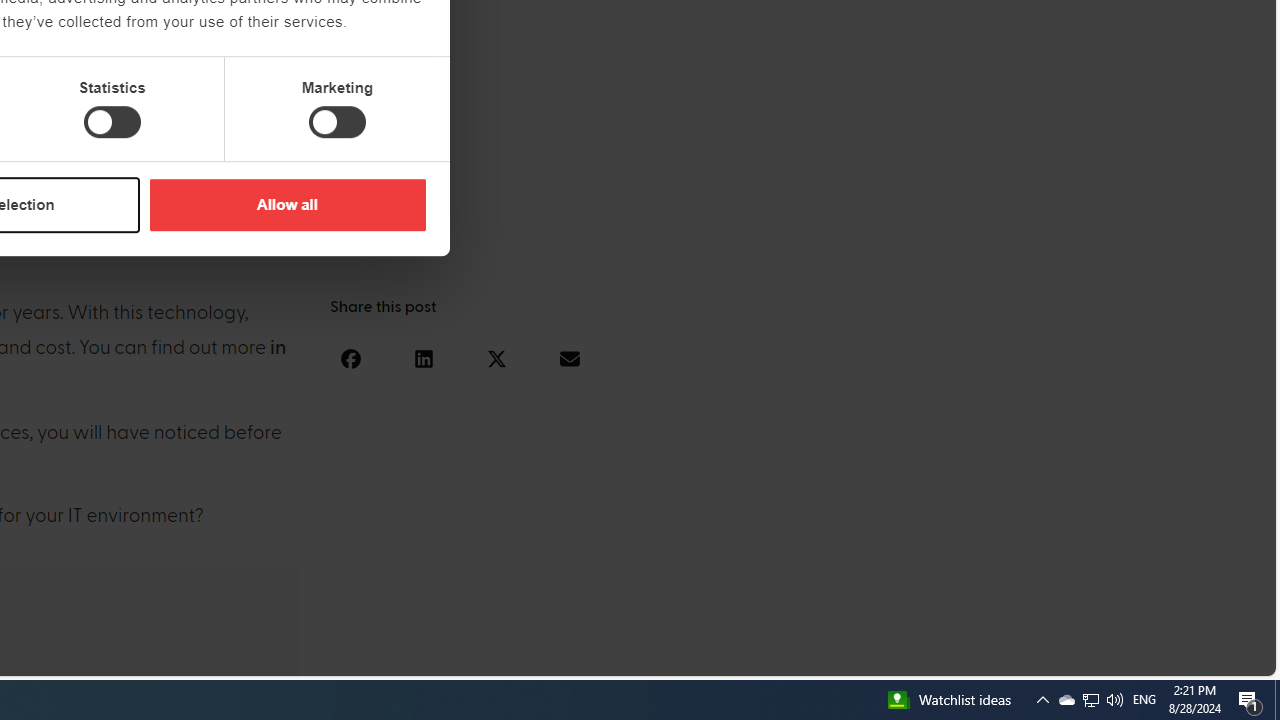 The height and width of the screenshot is (720, 1280). Describe the element at coordinates (568, 357) in the screenshot. I see `'Share on email'` at that location.